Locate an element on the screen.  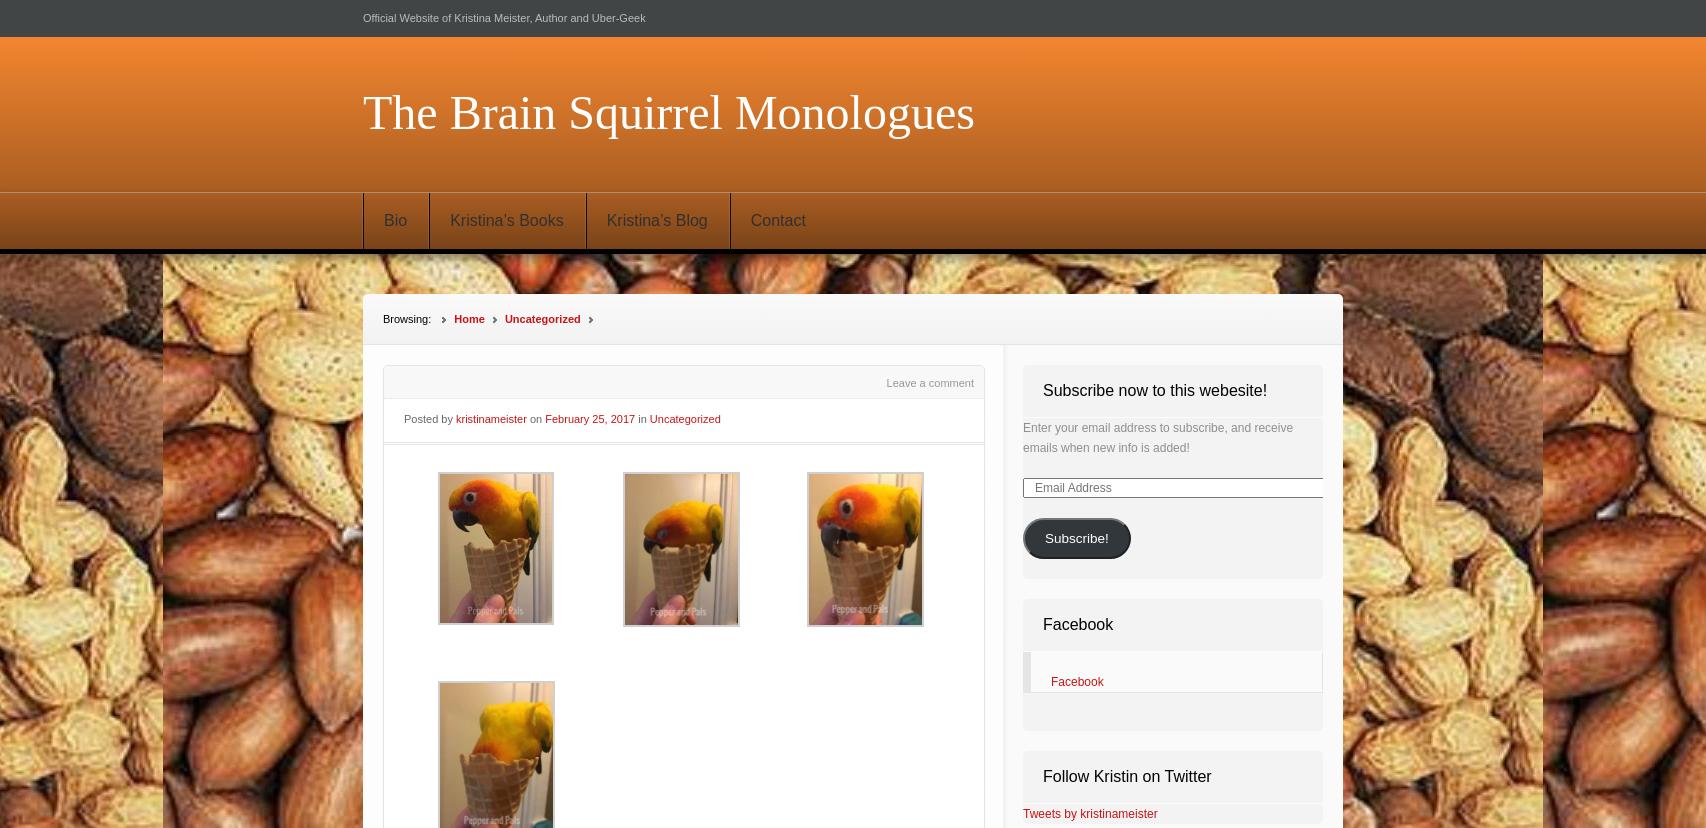
'Tweets by kristinameister' is located at coordinates (1089, 813).